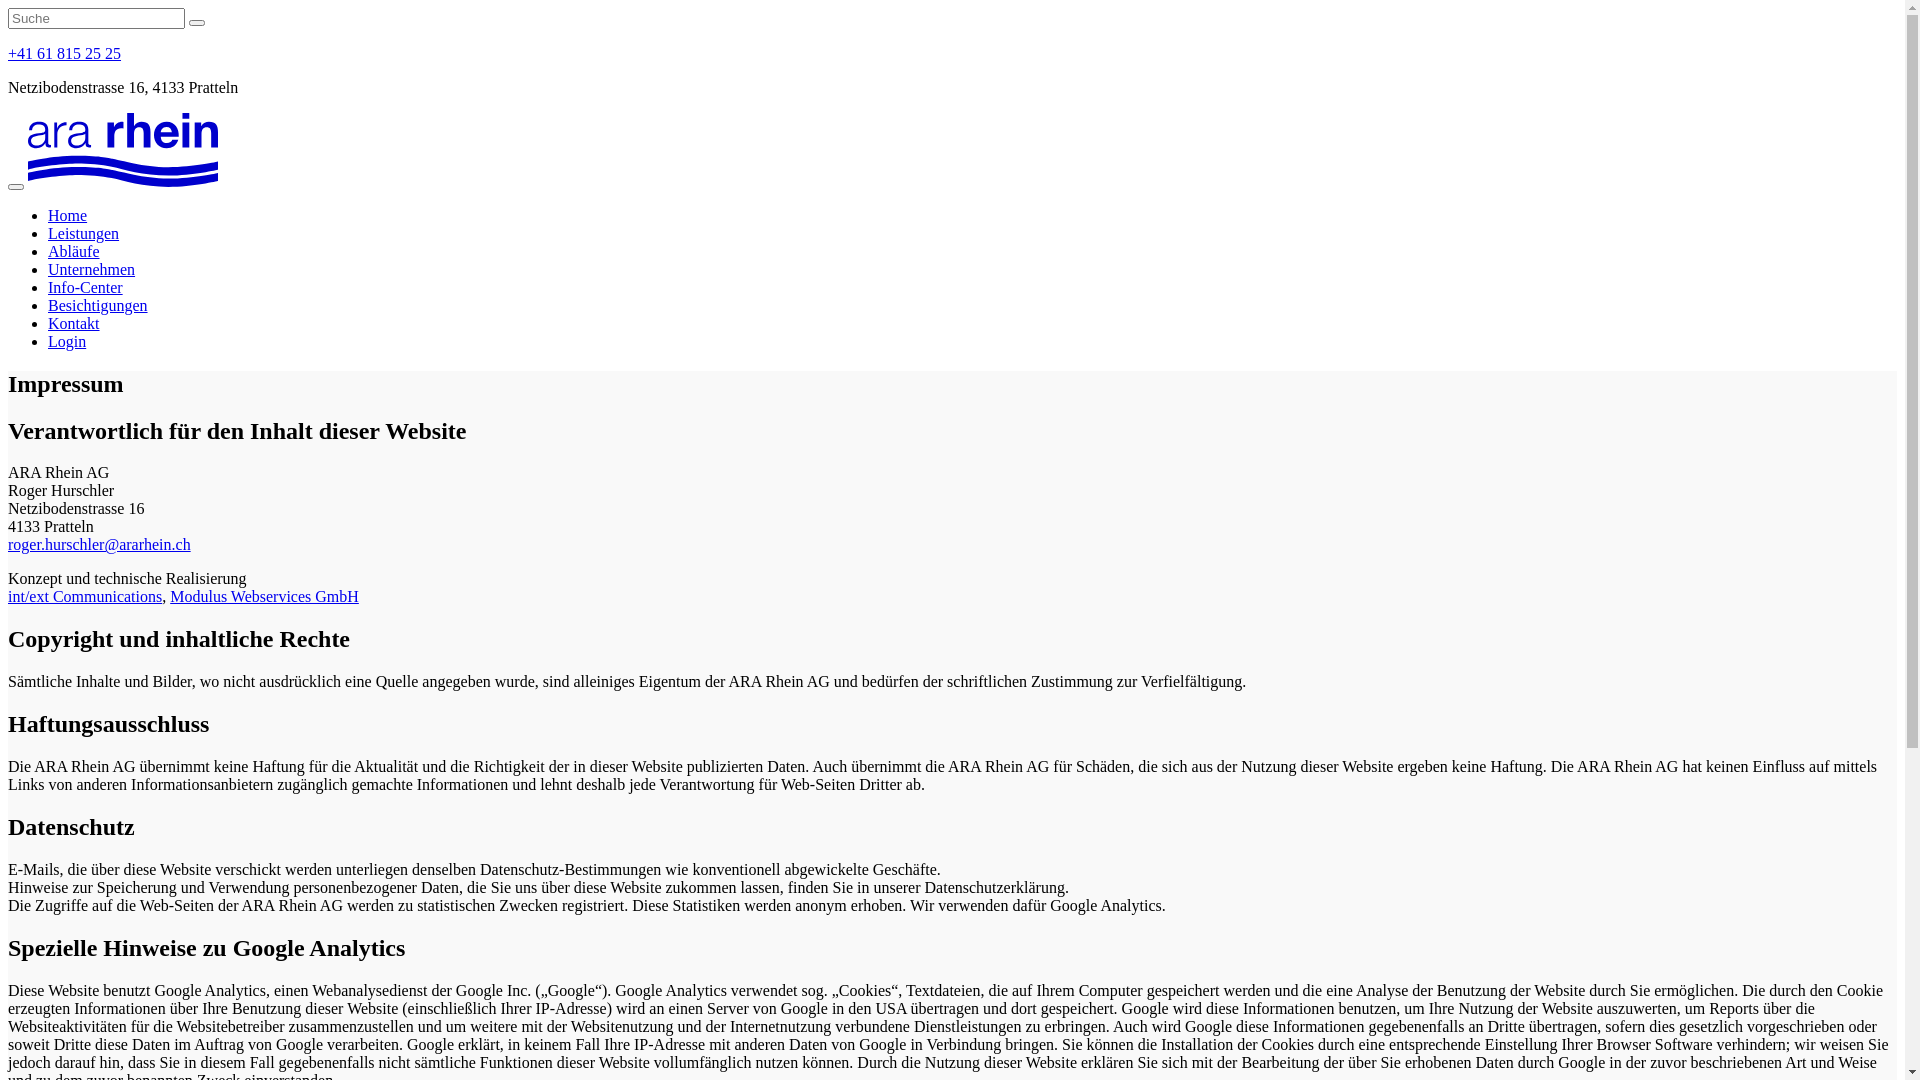 The image size is (1920, 1080). I want to click on 'int/ext Communications', so click(8, 595).